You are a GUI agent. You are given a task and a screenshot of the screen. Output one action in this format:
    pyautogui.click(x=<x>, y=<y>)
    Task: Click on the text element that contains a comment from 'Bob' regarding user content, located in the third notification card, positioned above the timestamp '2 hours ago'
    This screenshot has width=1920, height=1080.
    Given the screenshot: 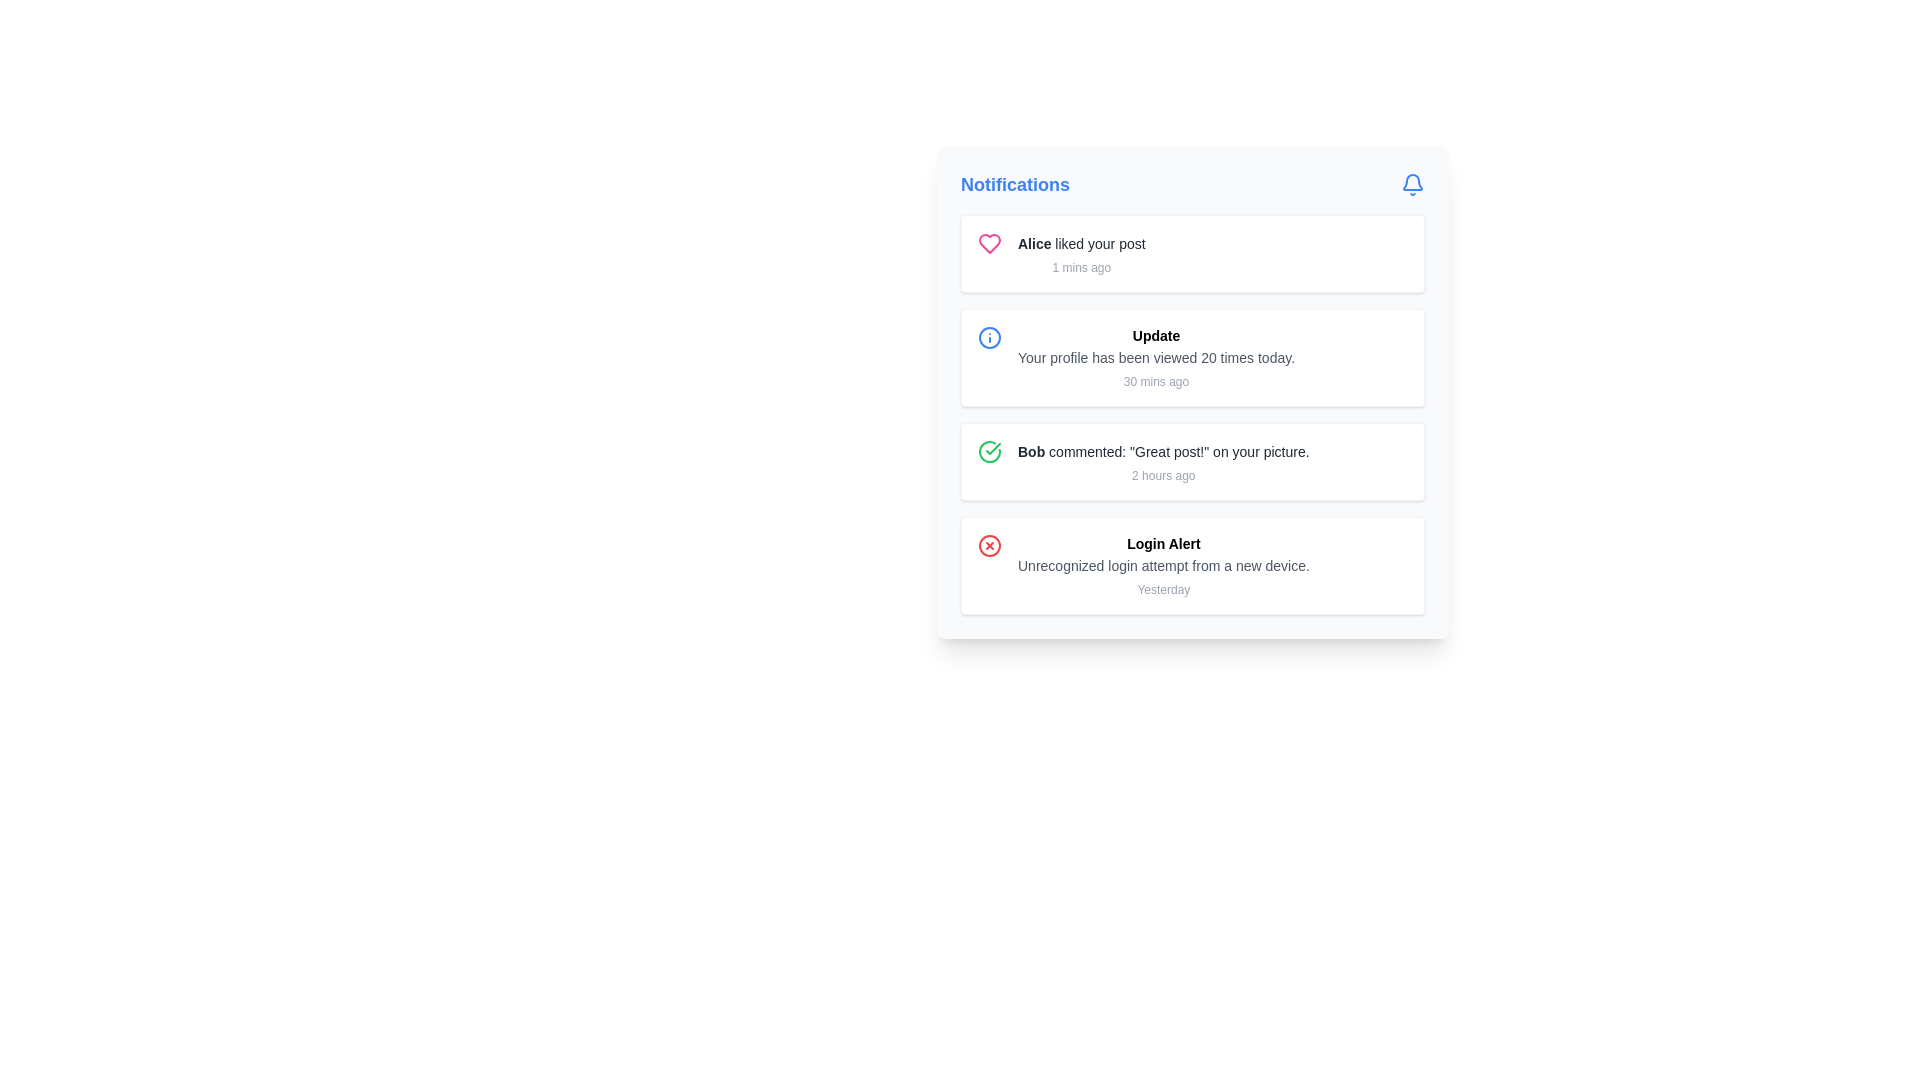 What is the action you would take?
    pyautogui.click(x=1163, y=451)
    